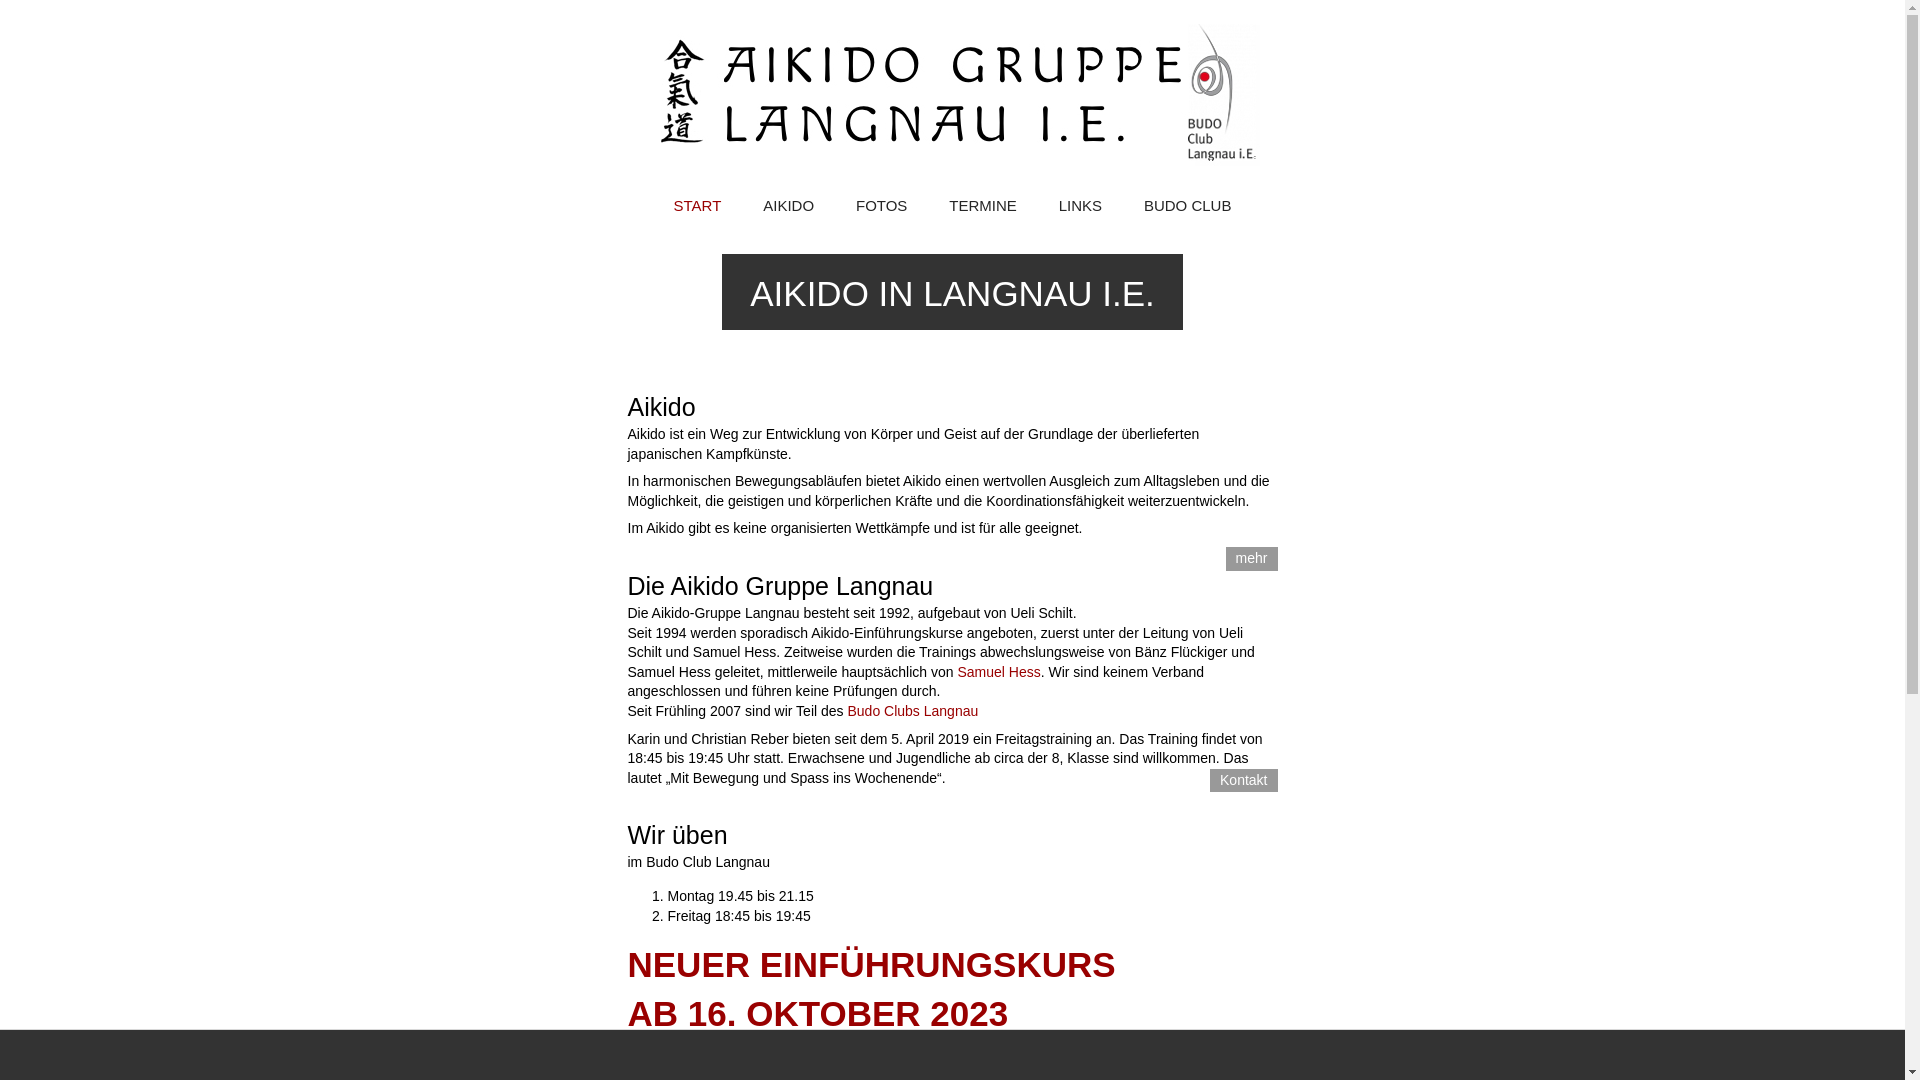 This screenshot has width=1920, height=1080. Describe the element at coordinates (1251, 1048) in the screenshot. I see `'Plan'` at that location.